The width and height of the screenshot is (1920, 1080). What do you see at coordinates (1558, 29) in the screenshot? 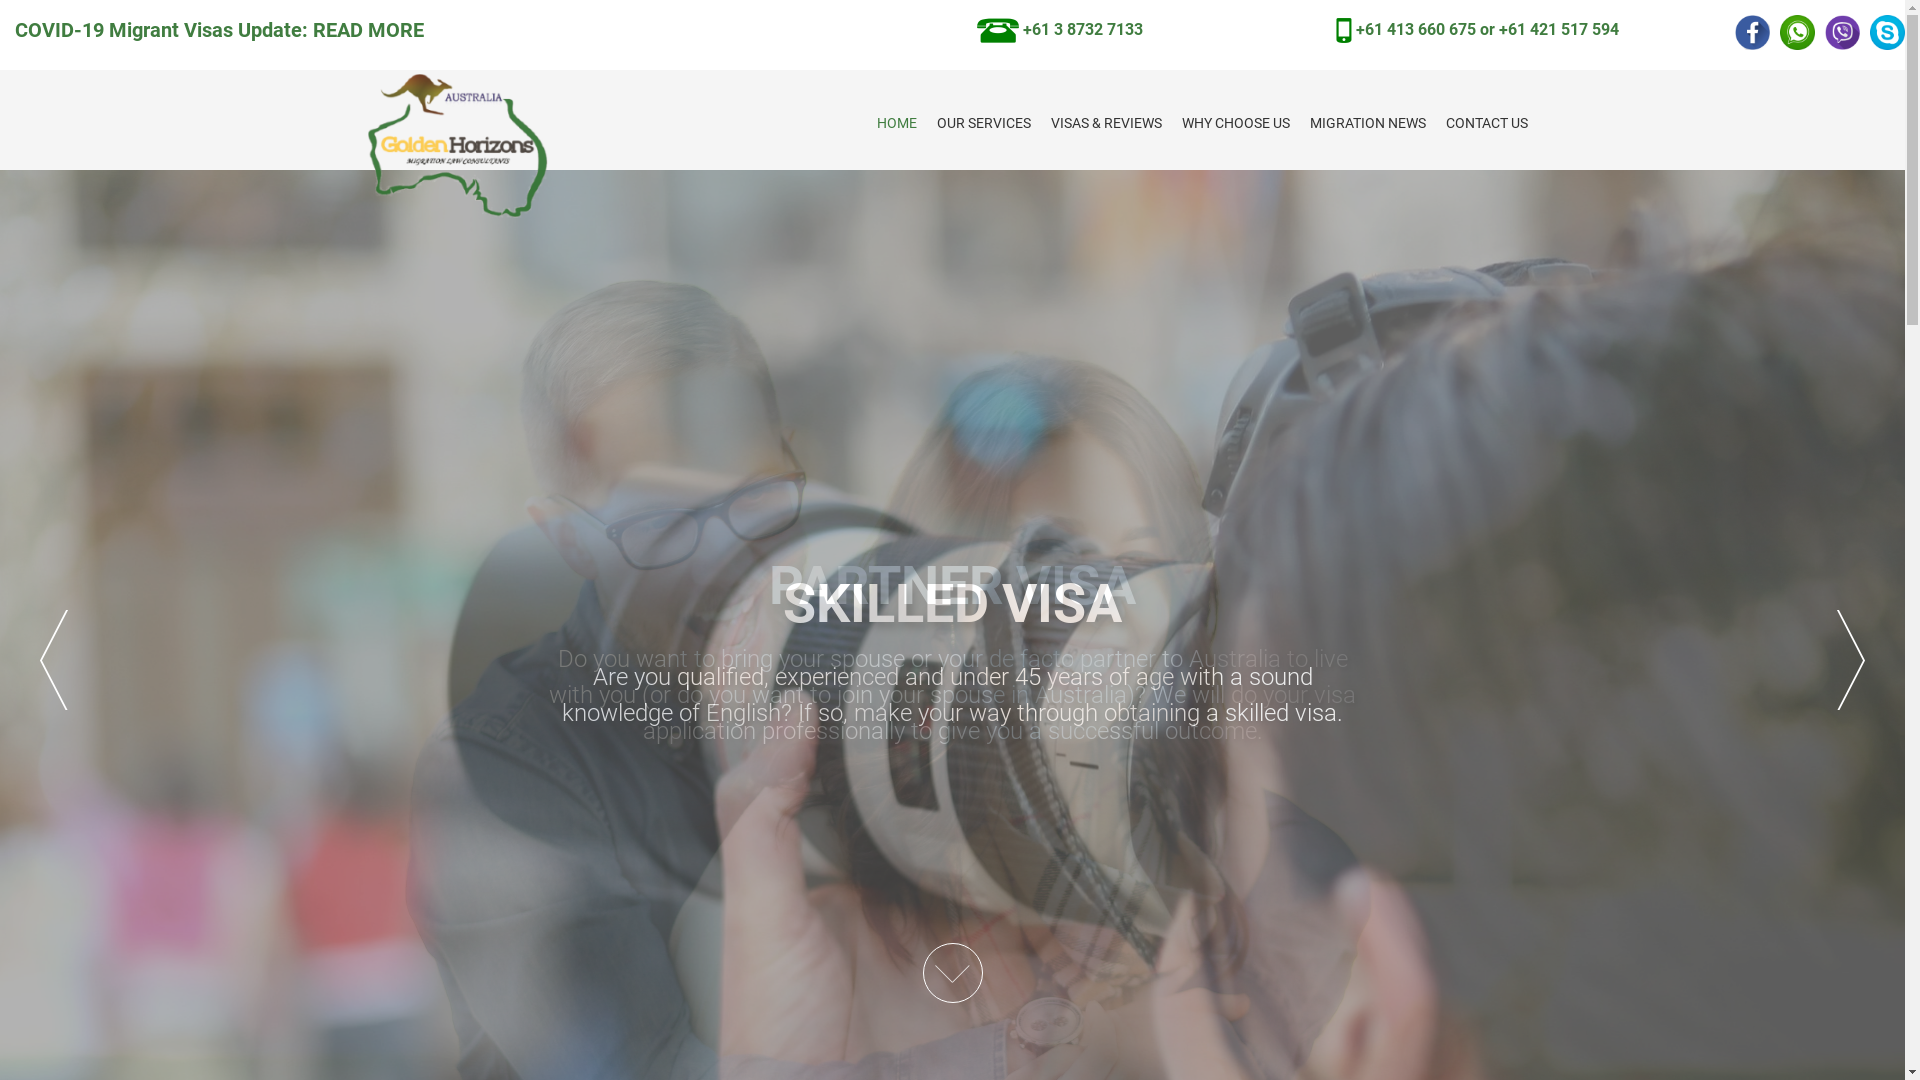
I see `'+61 421 517 594'` at bounding box center [1558, 29].